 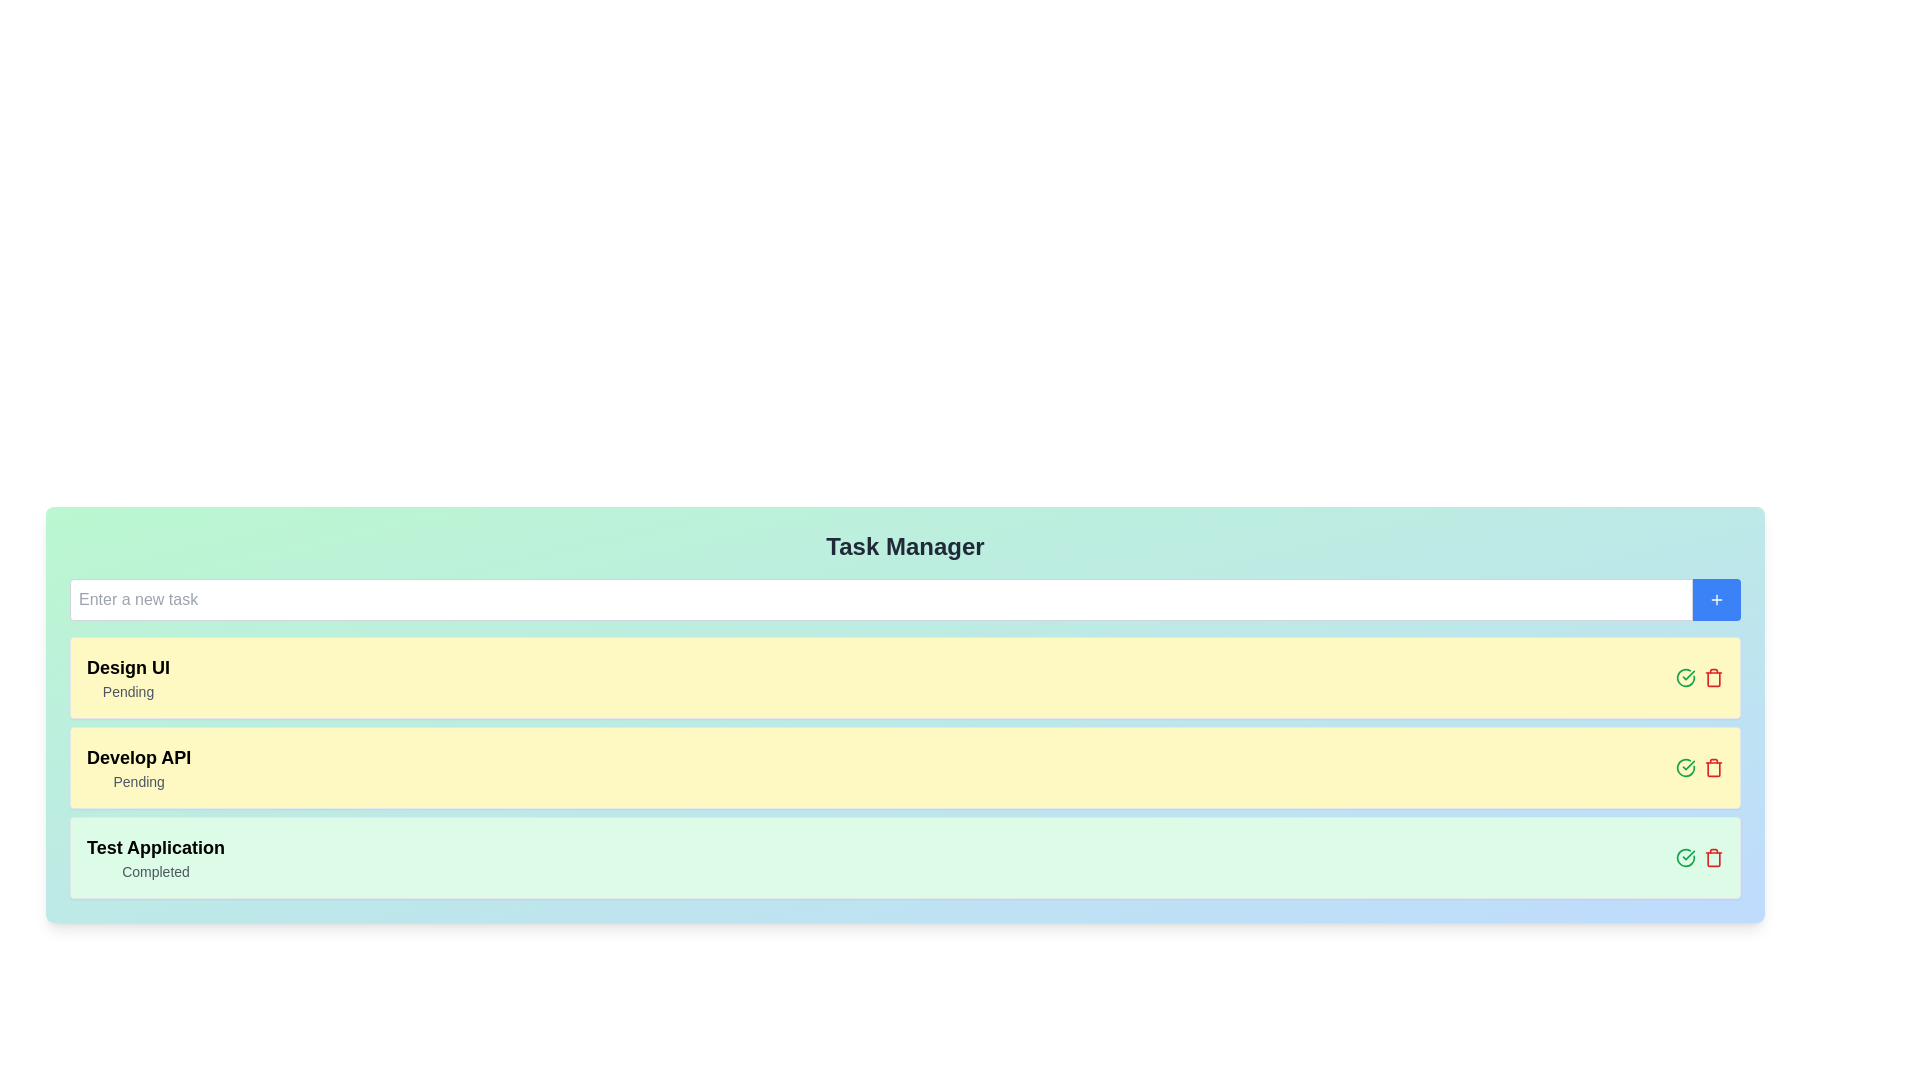 I want to click on delete button for the task 'Design UI', so click(x=1712, y=677).